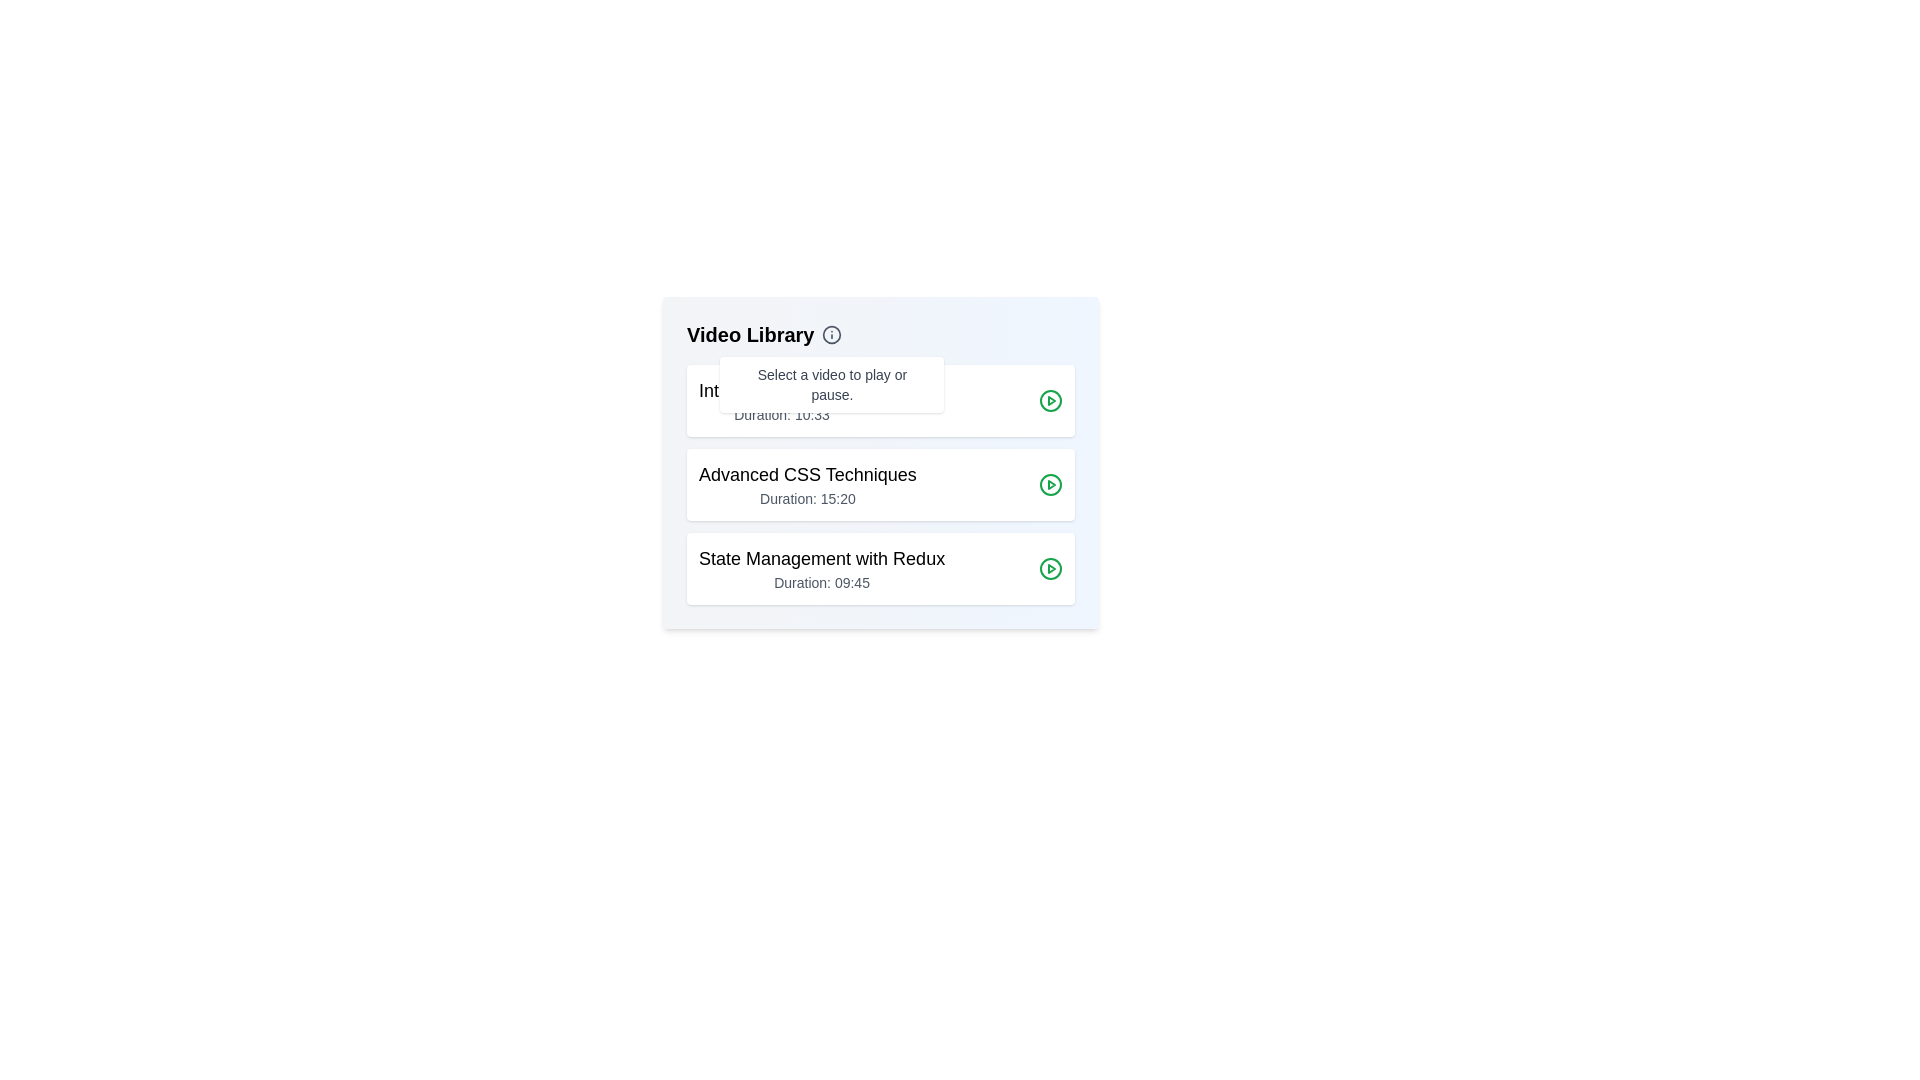 The height and width of the screenshot is (1080, 1920). I want to click on the list item labeled 'State Management with Redux' from the Video Library section, so click(822, 569).